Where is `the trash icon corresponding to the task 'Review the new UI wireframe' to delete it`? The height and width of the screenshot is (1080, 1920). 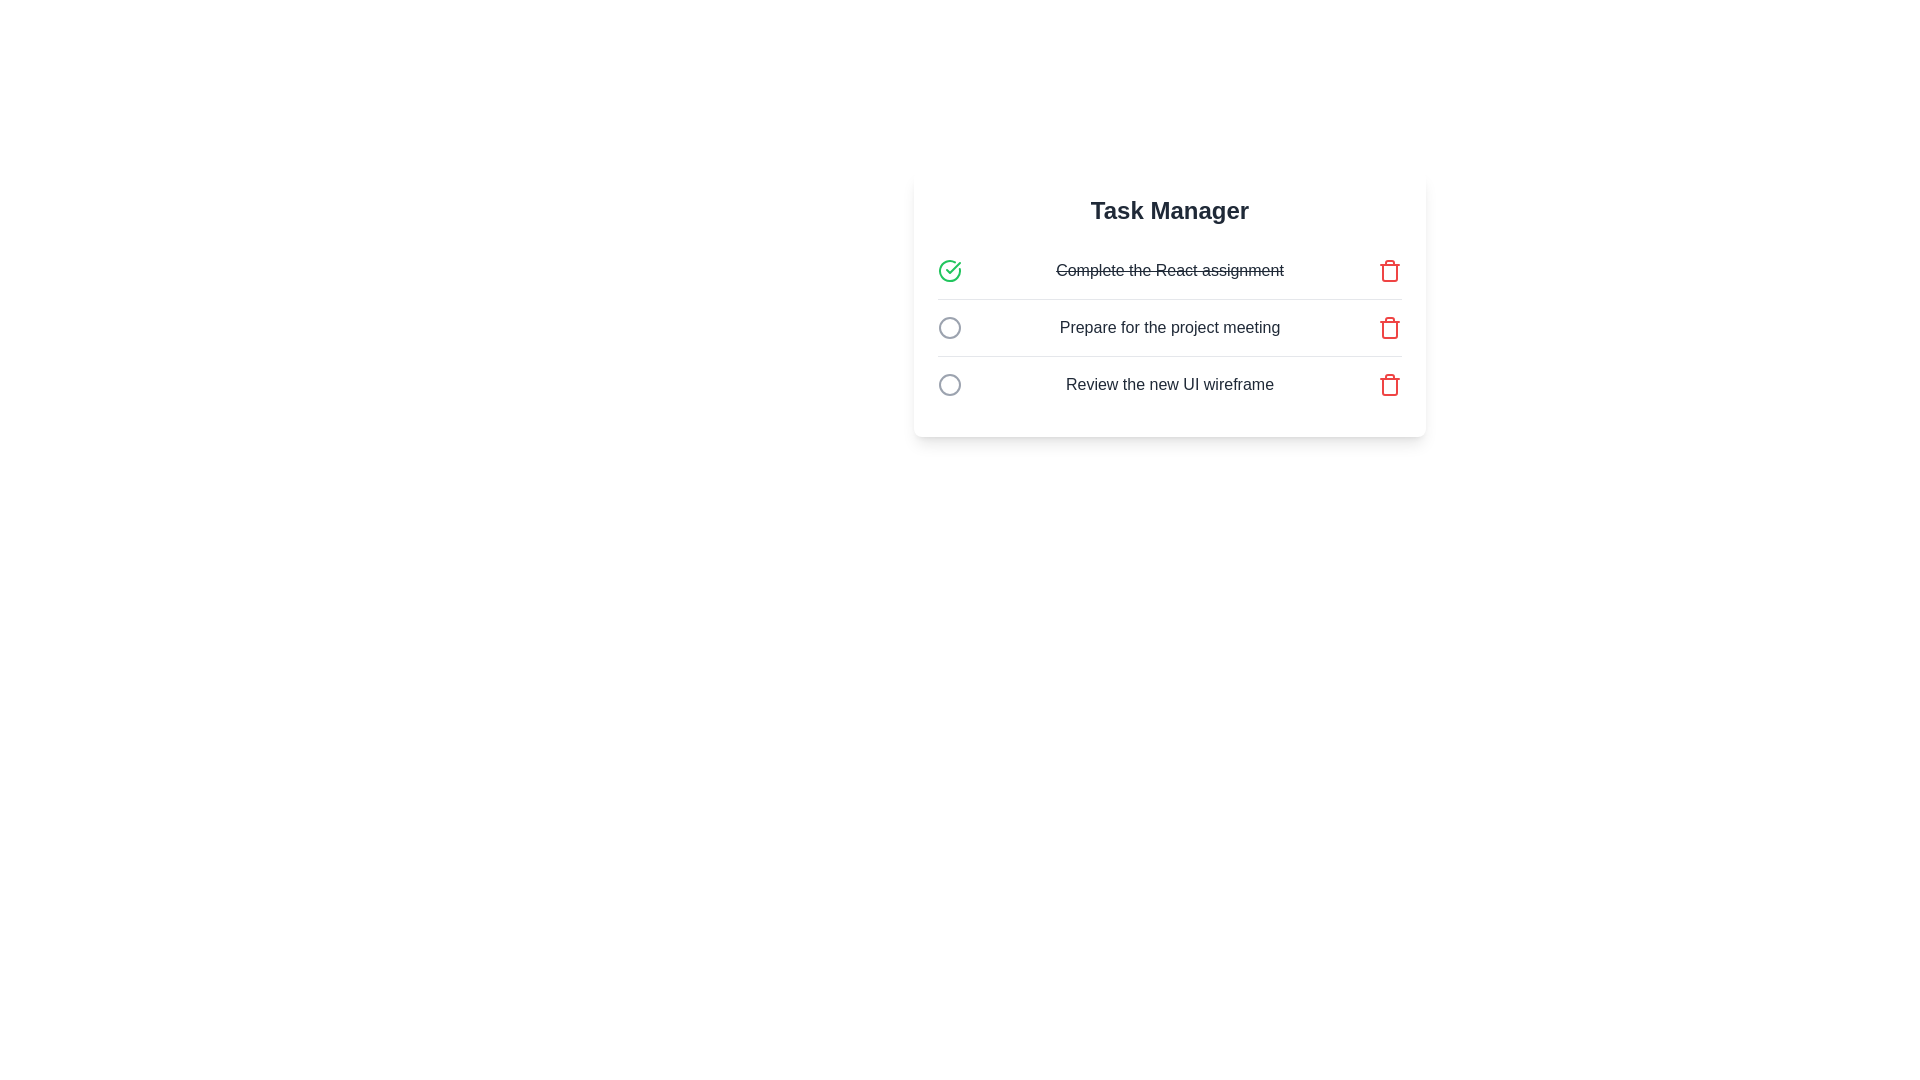
the trash icon corresponding to the task 'Review the new UI wireframe' to delete it is located at coordinates (1389, 385).